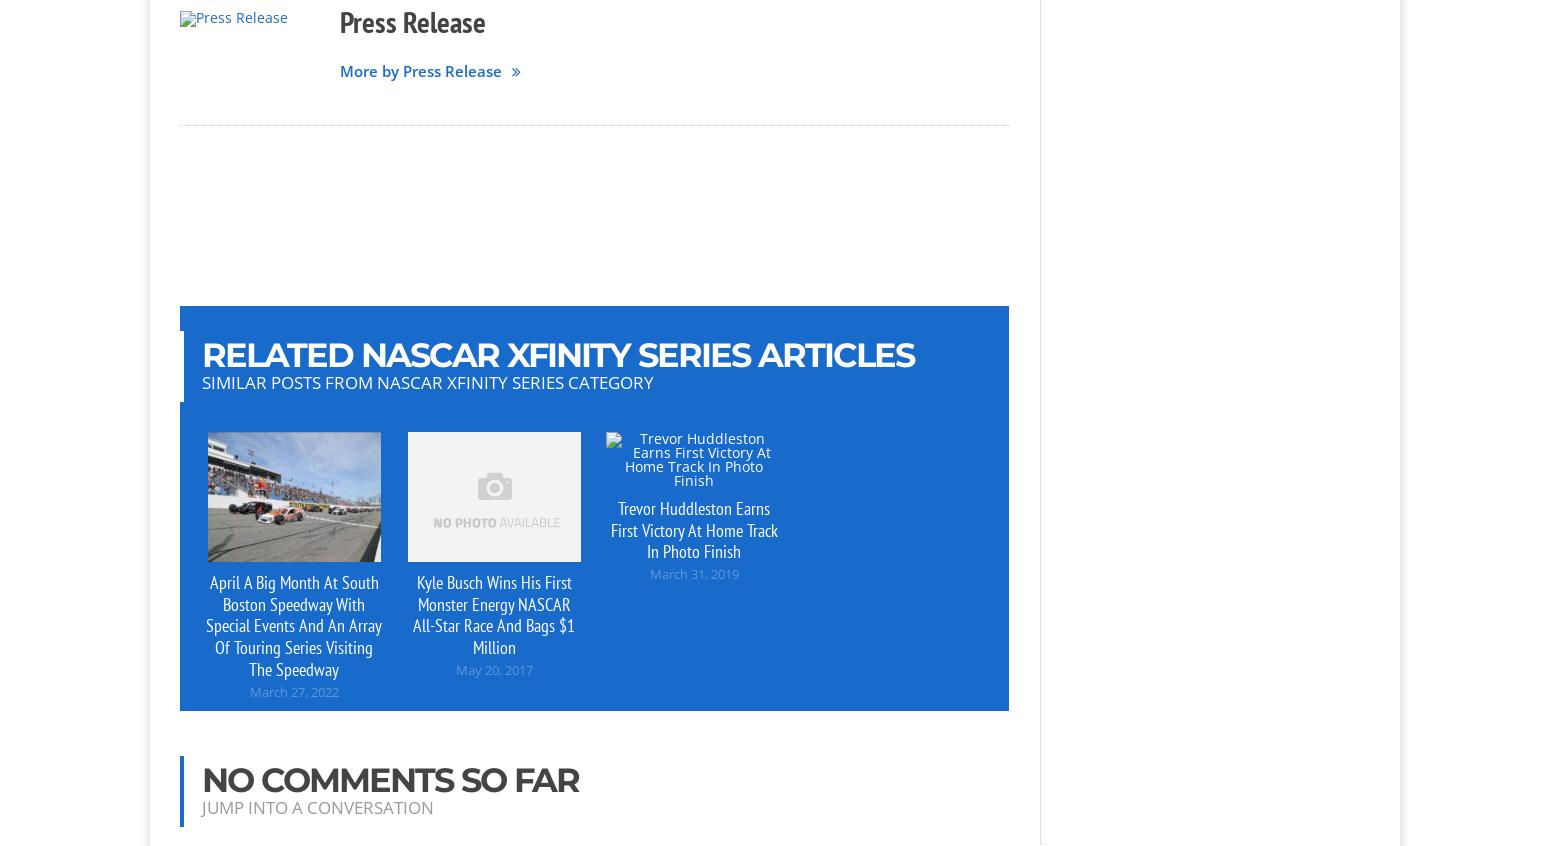  What do you see at coordinates (558, 352) in the screenshot?
I see `'Related NASCAR Xfinity Series Articles'` at bounding box center [558, 352].